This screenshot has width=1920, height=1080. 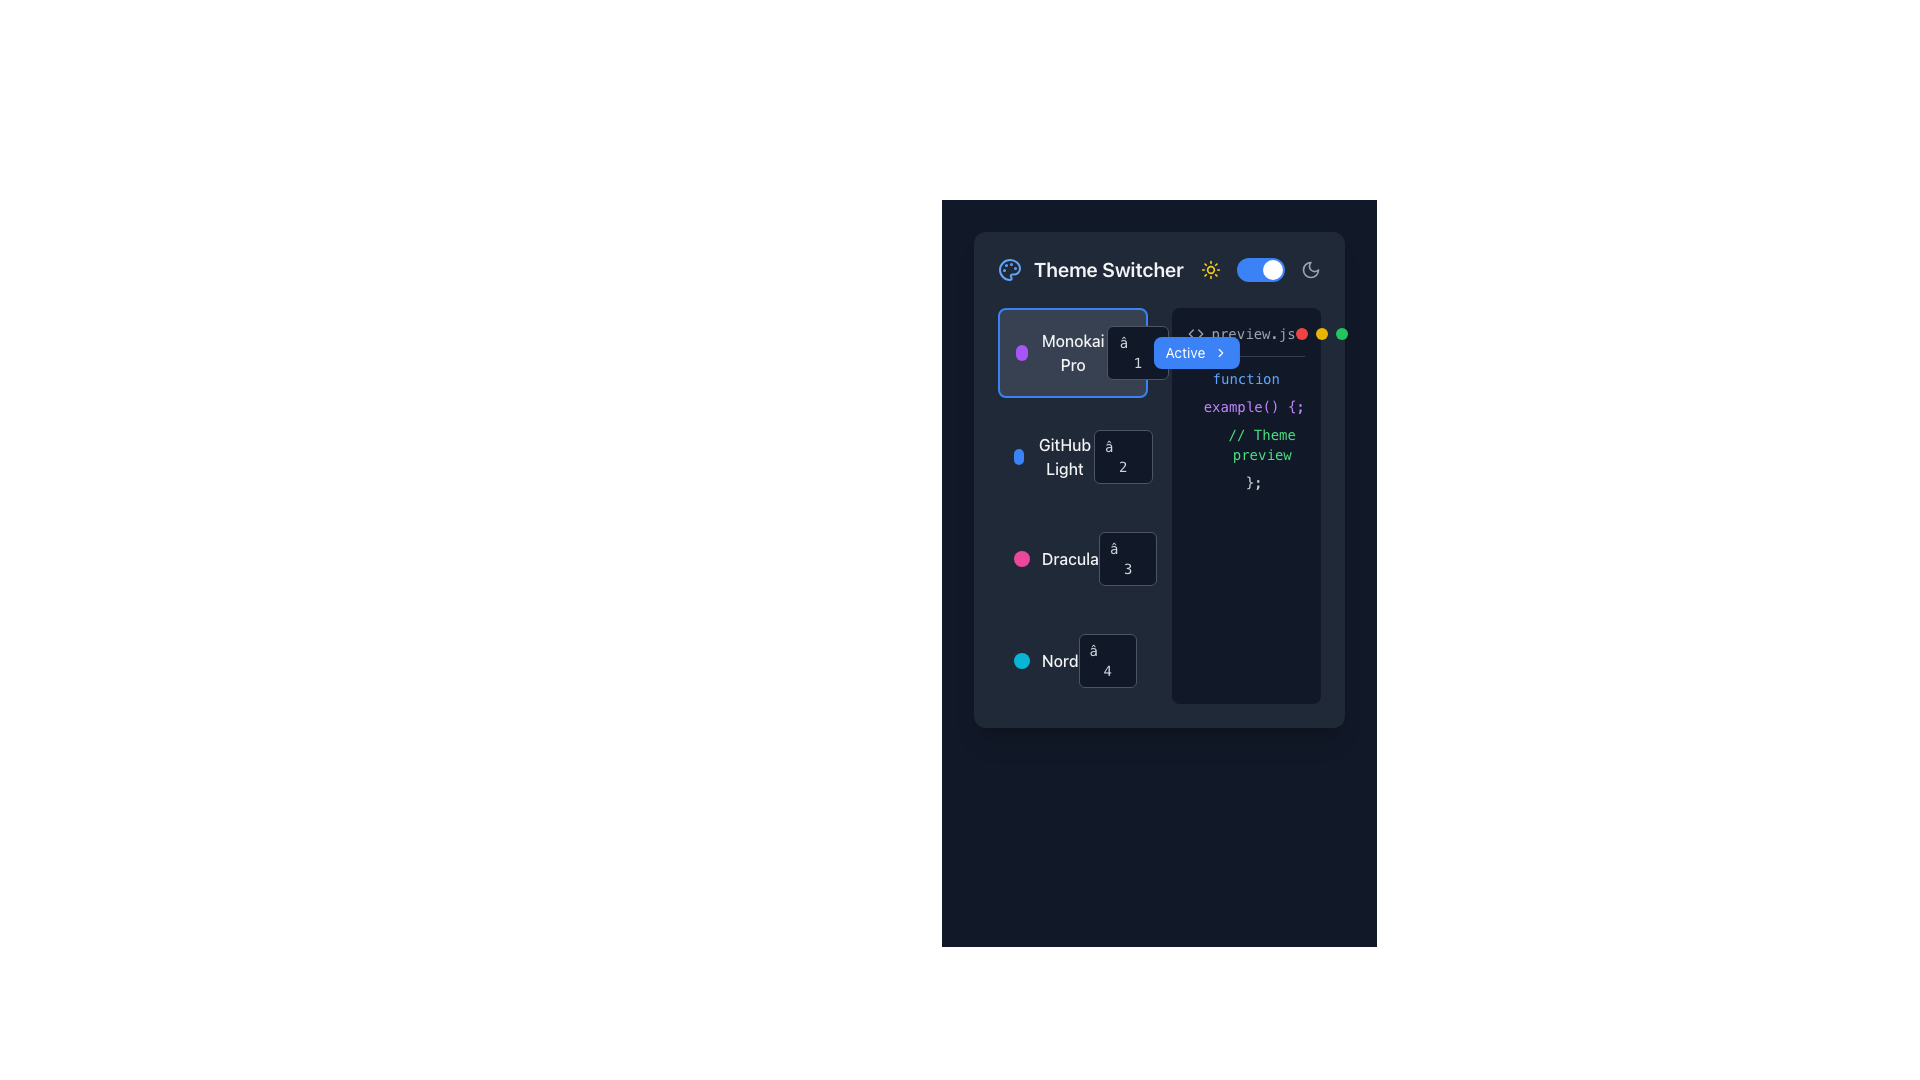 What do you see at coordinates (1260, 270) in the screenshot?
I see `the toggle switch located in the 'Theme Switcher' section, which has a blue background with a white circular element on the right` at bounding box center [1260, 270].